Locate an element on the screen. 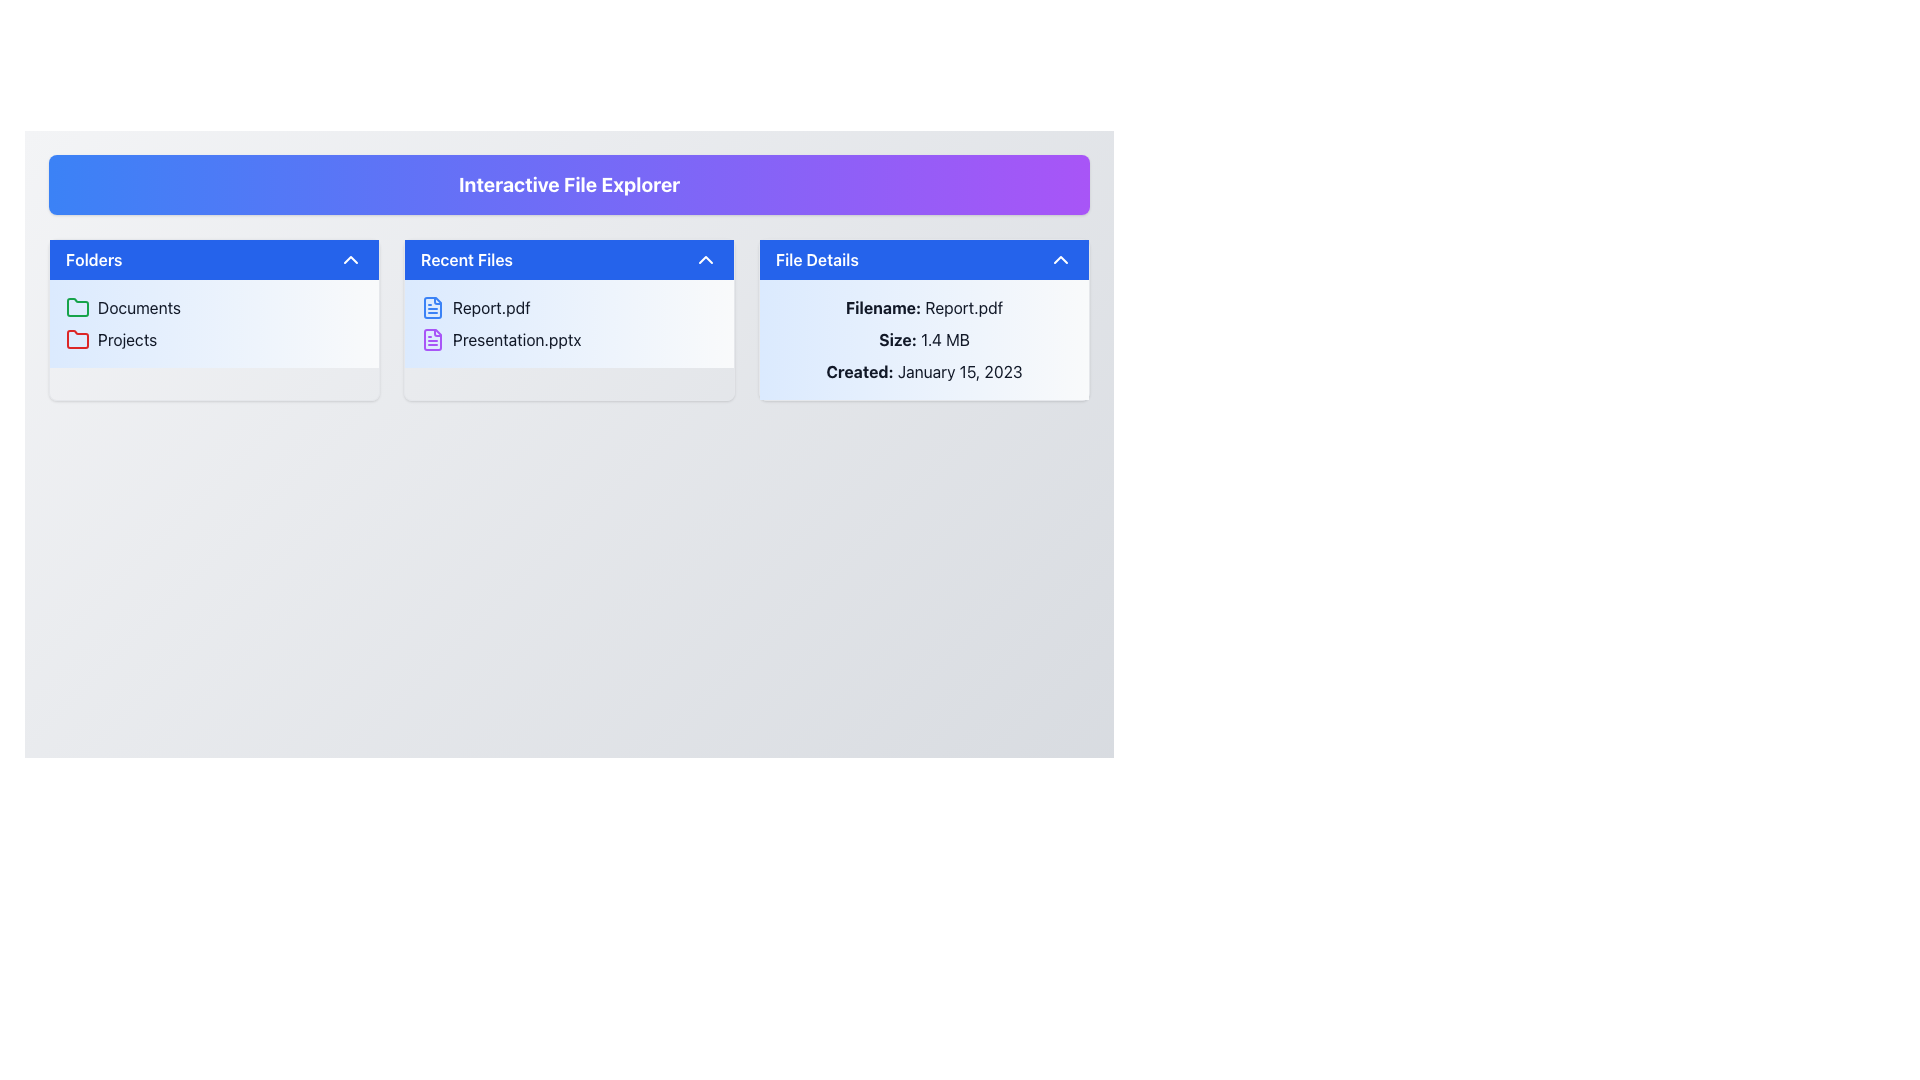  on the text label displaying the file name 'Report.pdf' in the 'Recent Files' section is located at coordinates (491, 308).